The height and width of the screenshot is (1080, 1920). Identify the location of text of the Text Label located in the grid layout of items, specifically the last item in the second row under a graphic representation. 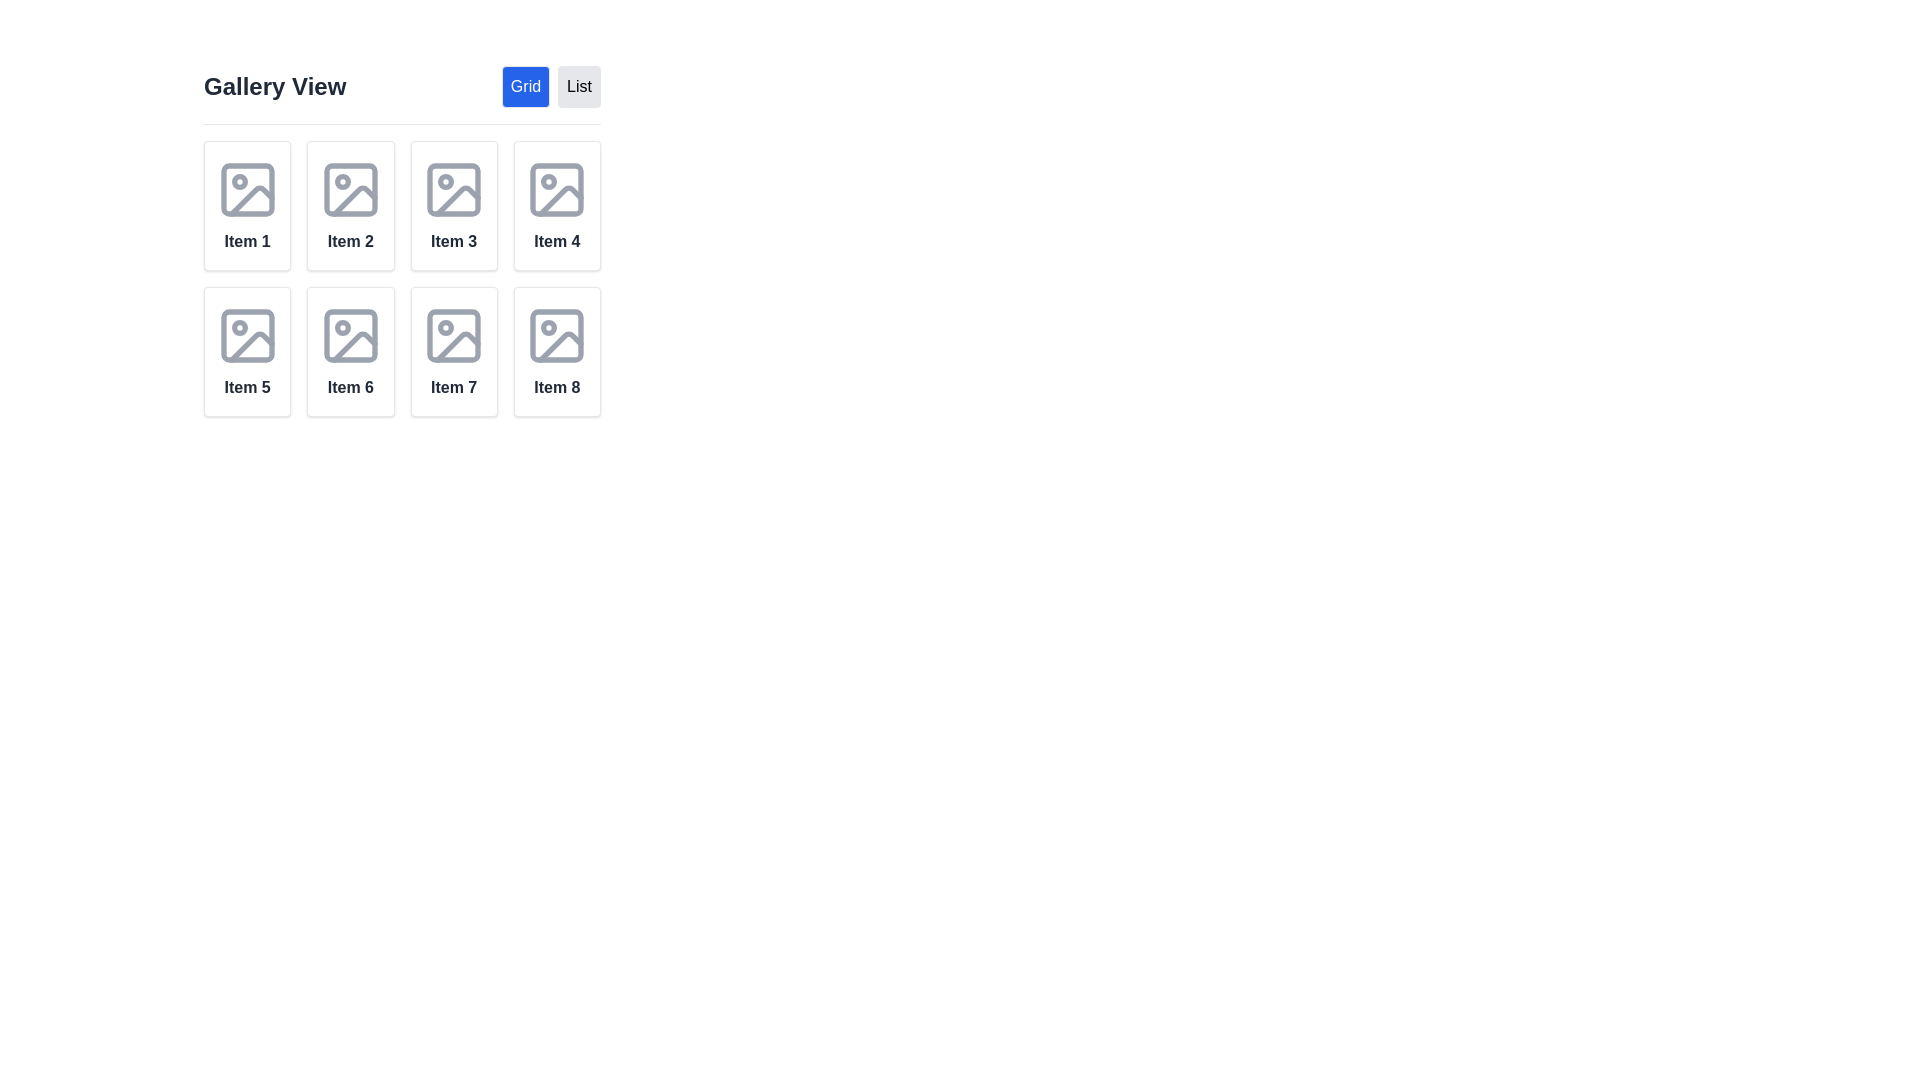
(557, 388).